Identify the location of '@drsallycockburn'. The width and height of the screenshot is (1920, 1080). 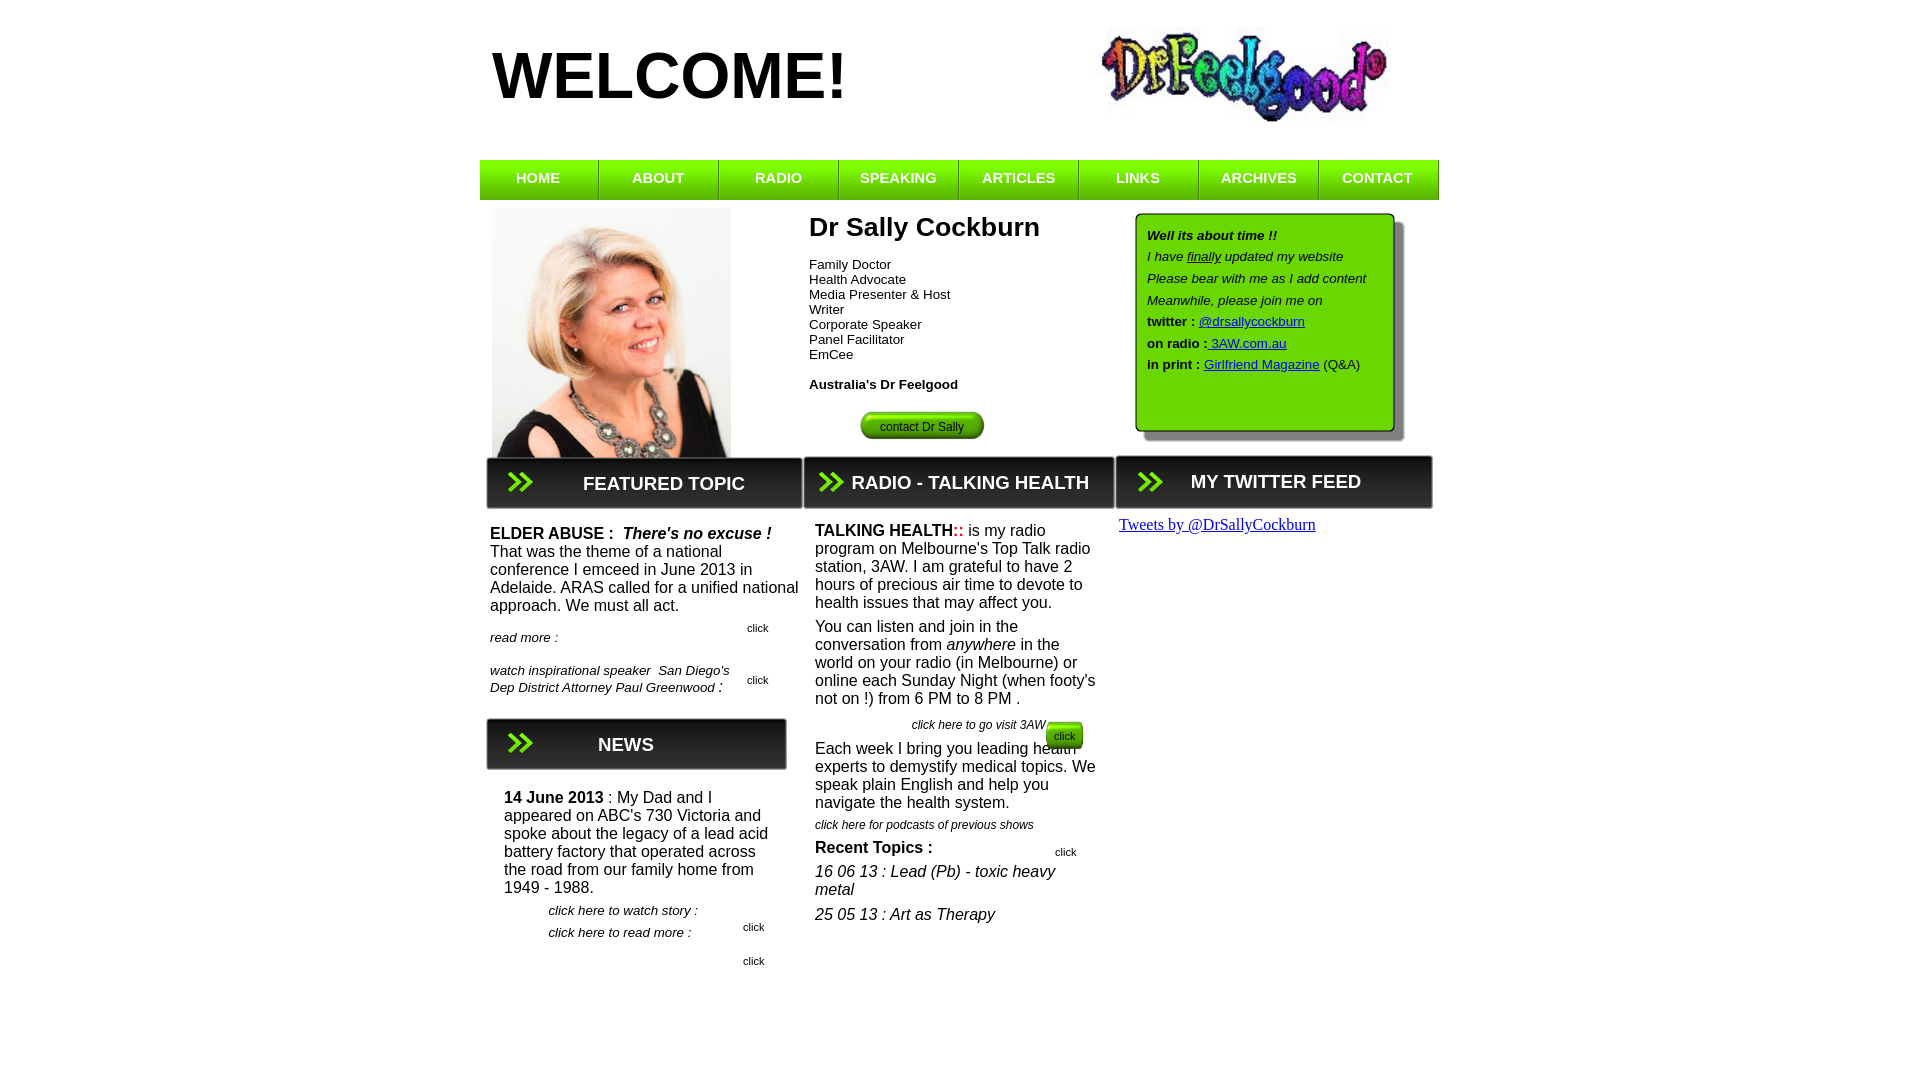
(1251, 319).